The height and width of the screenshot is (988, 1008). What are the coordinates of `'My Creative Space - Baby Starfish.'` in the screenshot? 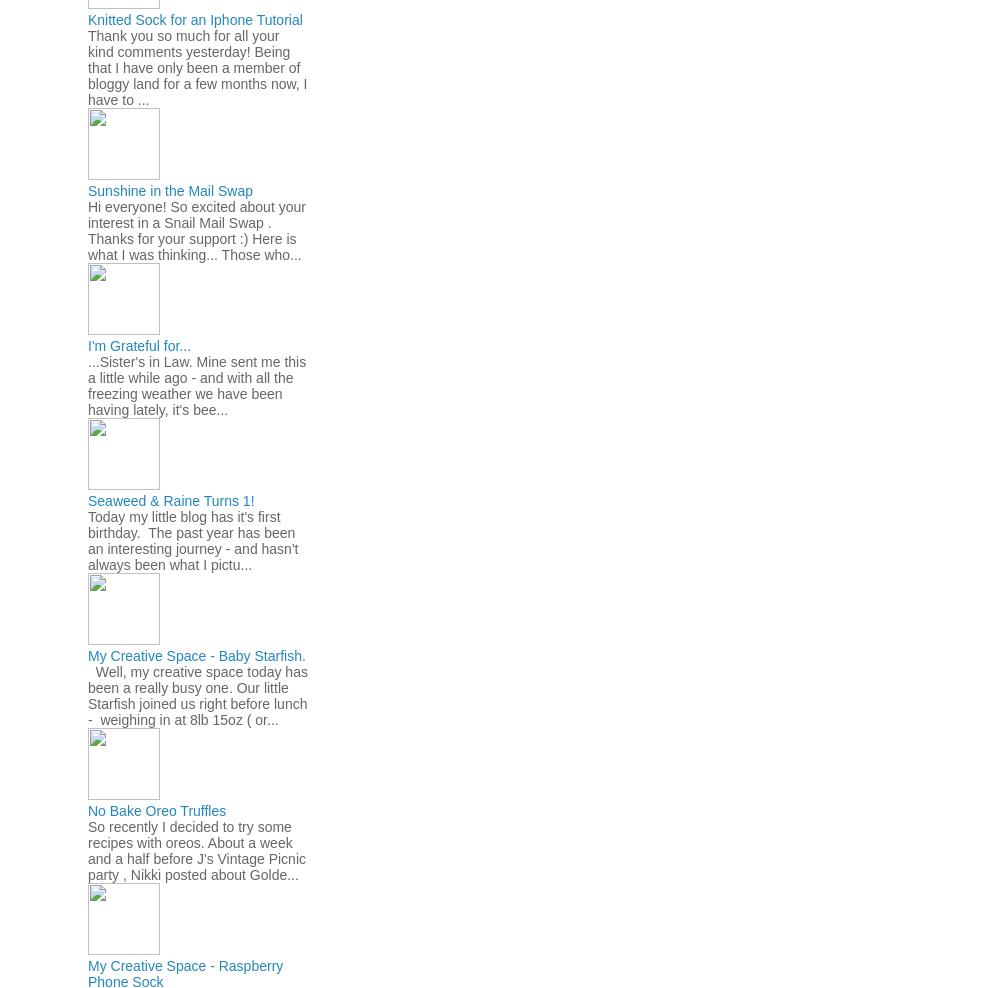 It's located at (87, 654).